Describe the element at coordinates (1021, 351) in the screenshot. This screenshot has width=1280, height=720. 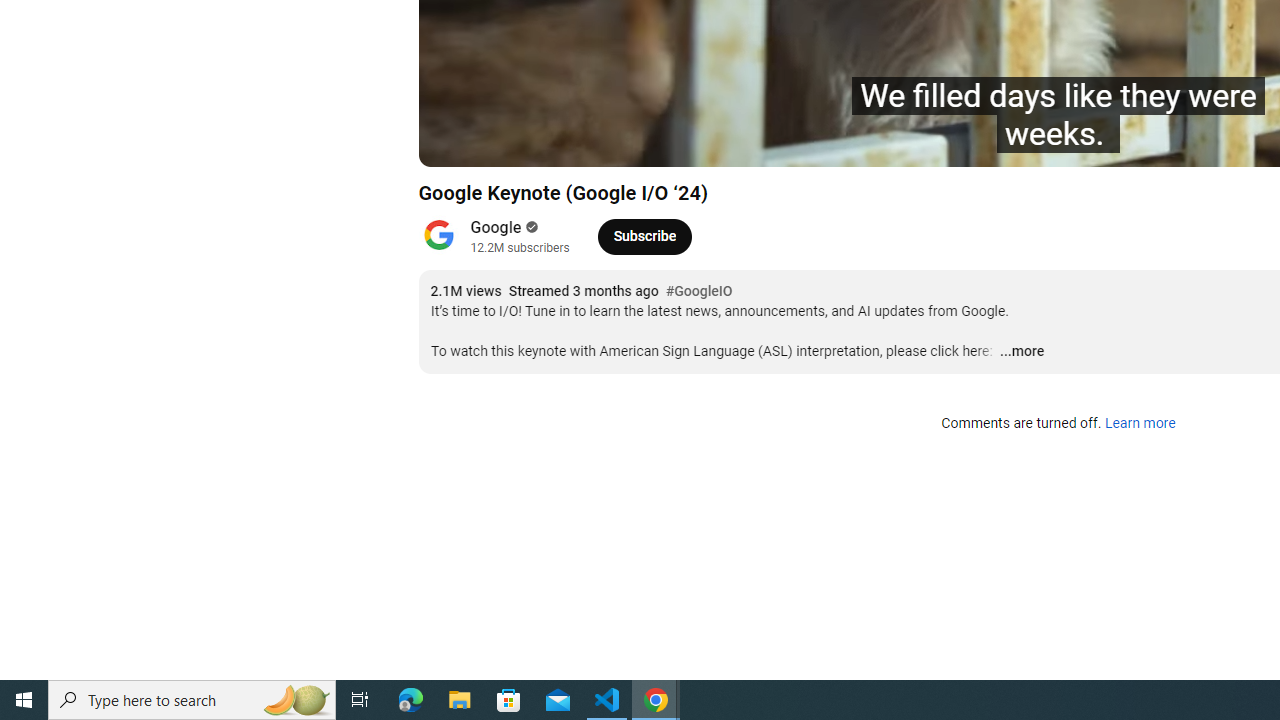
I see `'...more'` at that location.